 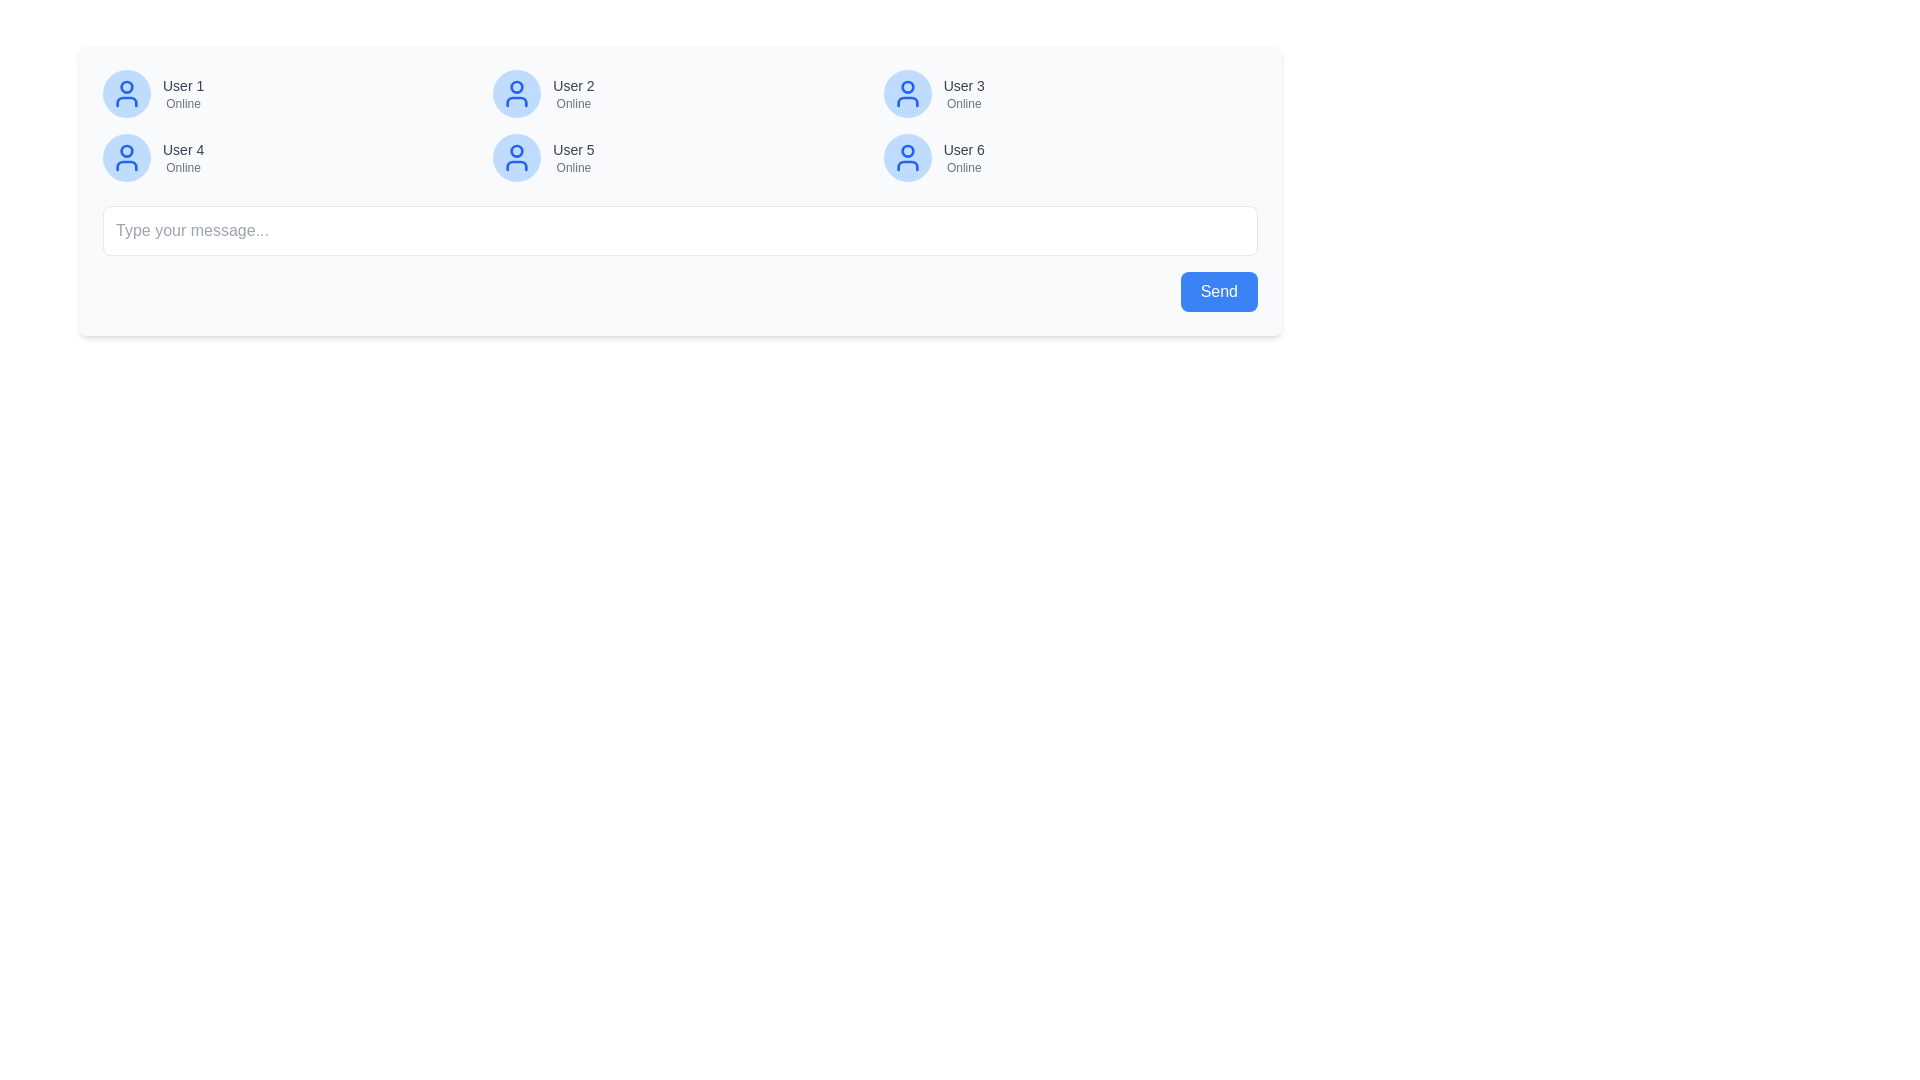 I want to click on the rounded, curved shoulder or torso part of the user icon representing 'User 1 Online', which is styled with blue stroke lines and has no fill color, so click(x=125, y=101).